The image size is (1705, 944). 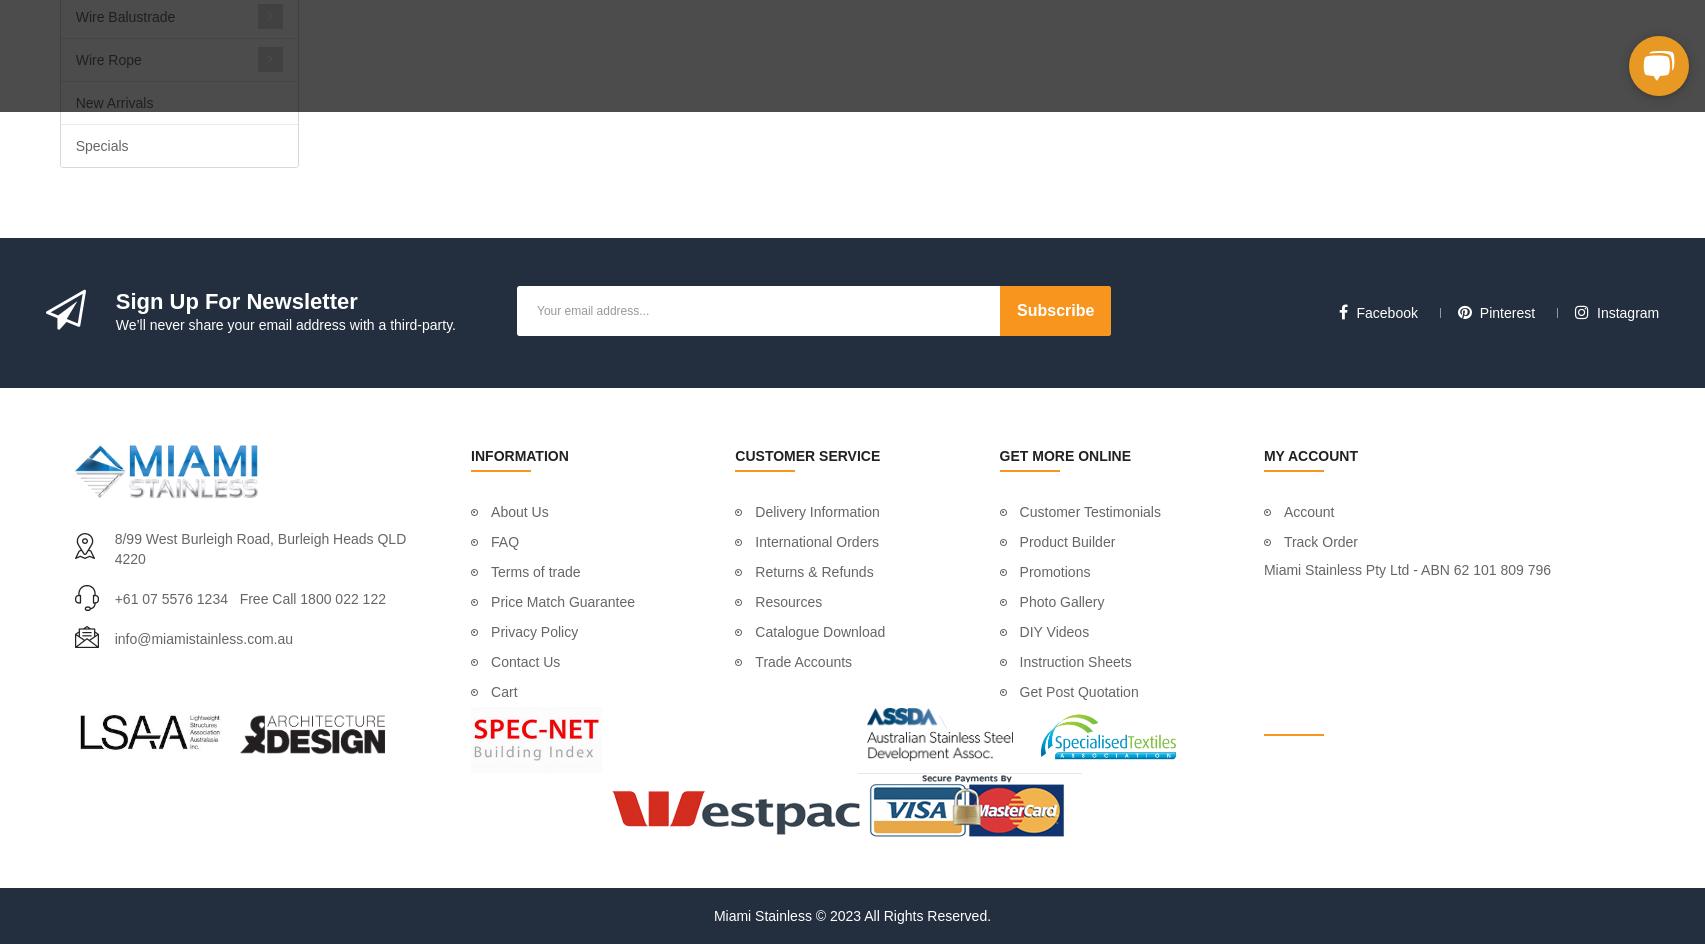 What do you see at coordinates (817, 541) in the screenshot?
I see `'International Orders'` at bounding box center [817, 541].